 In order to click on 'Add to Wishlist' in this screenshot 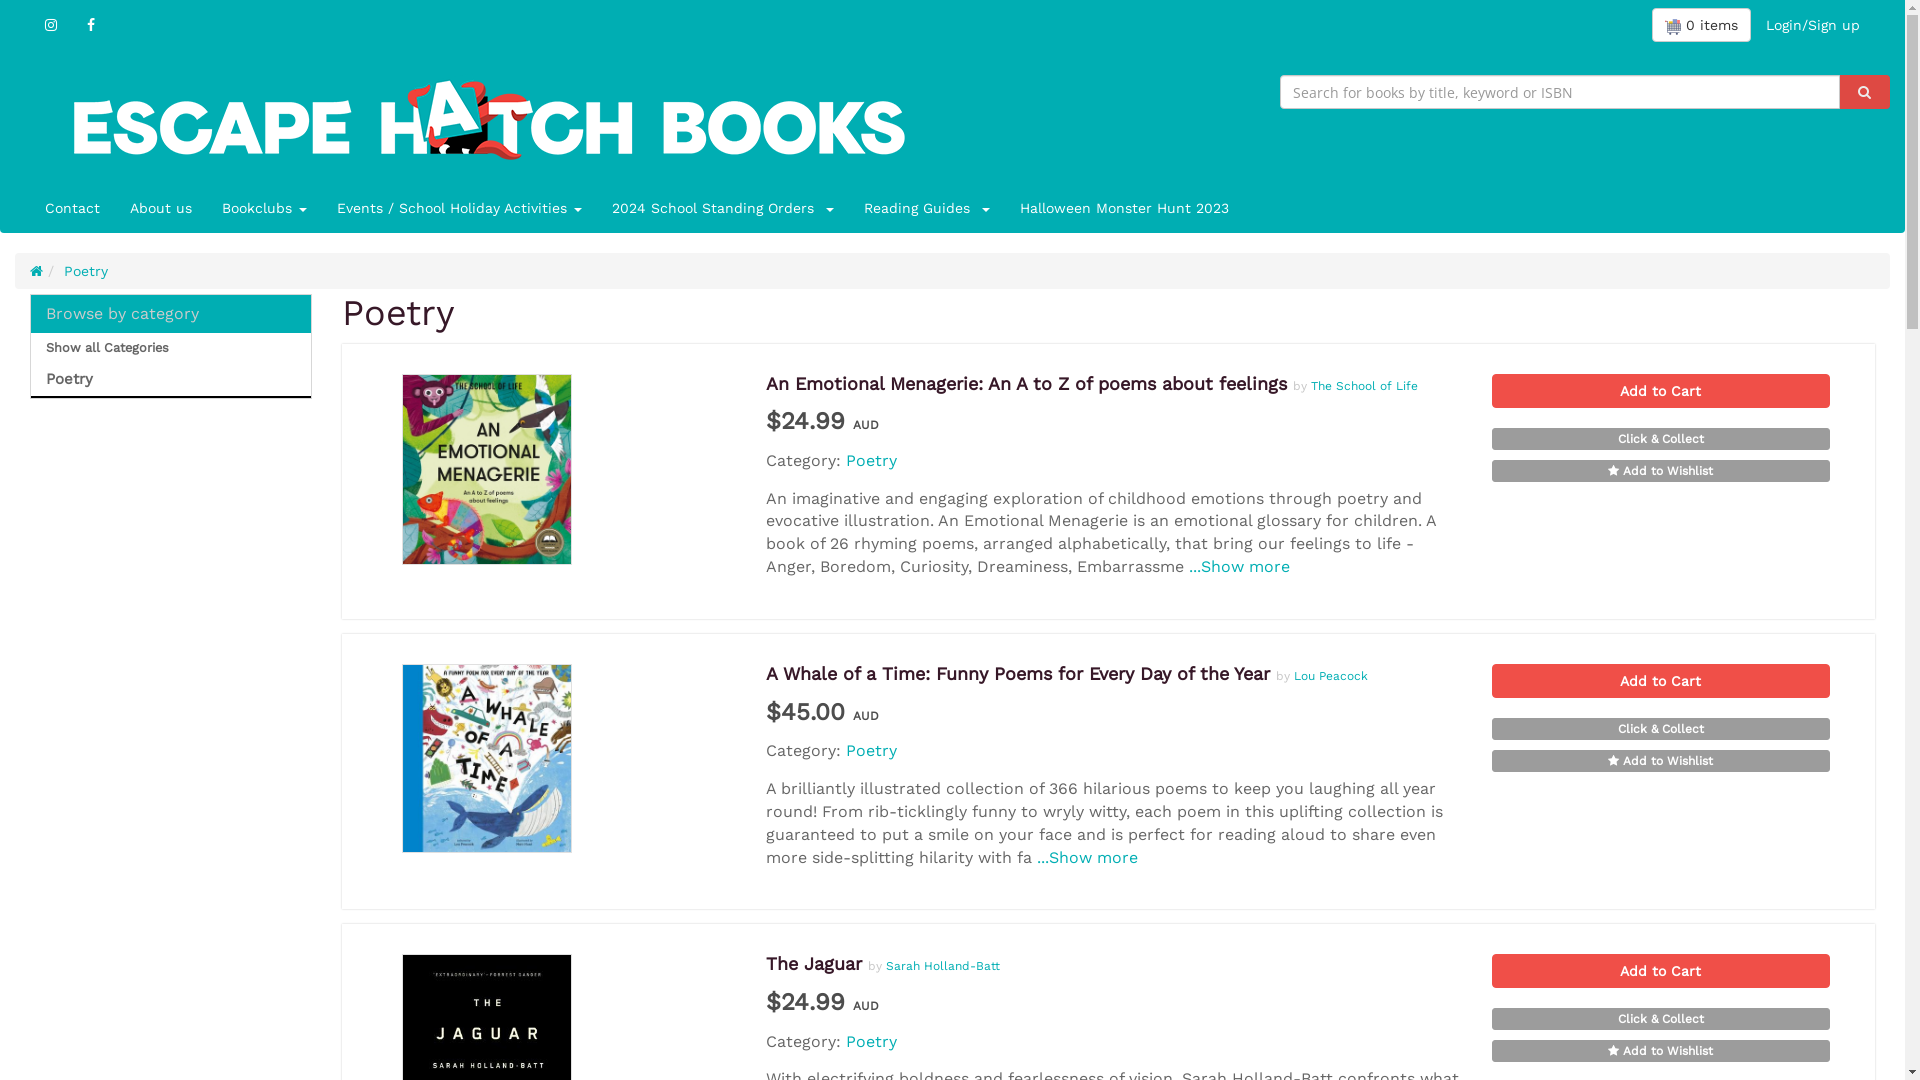, I will do `click(1660, 470)`.